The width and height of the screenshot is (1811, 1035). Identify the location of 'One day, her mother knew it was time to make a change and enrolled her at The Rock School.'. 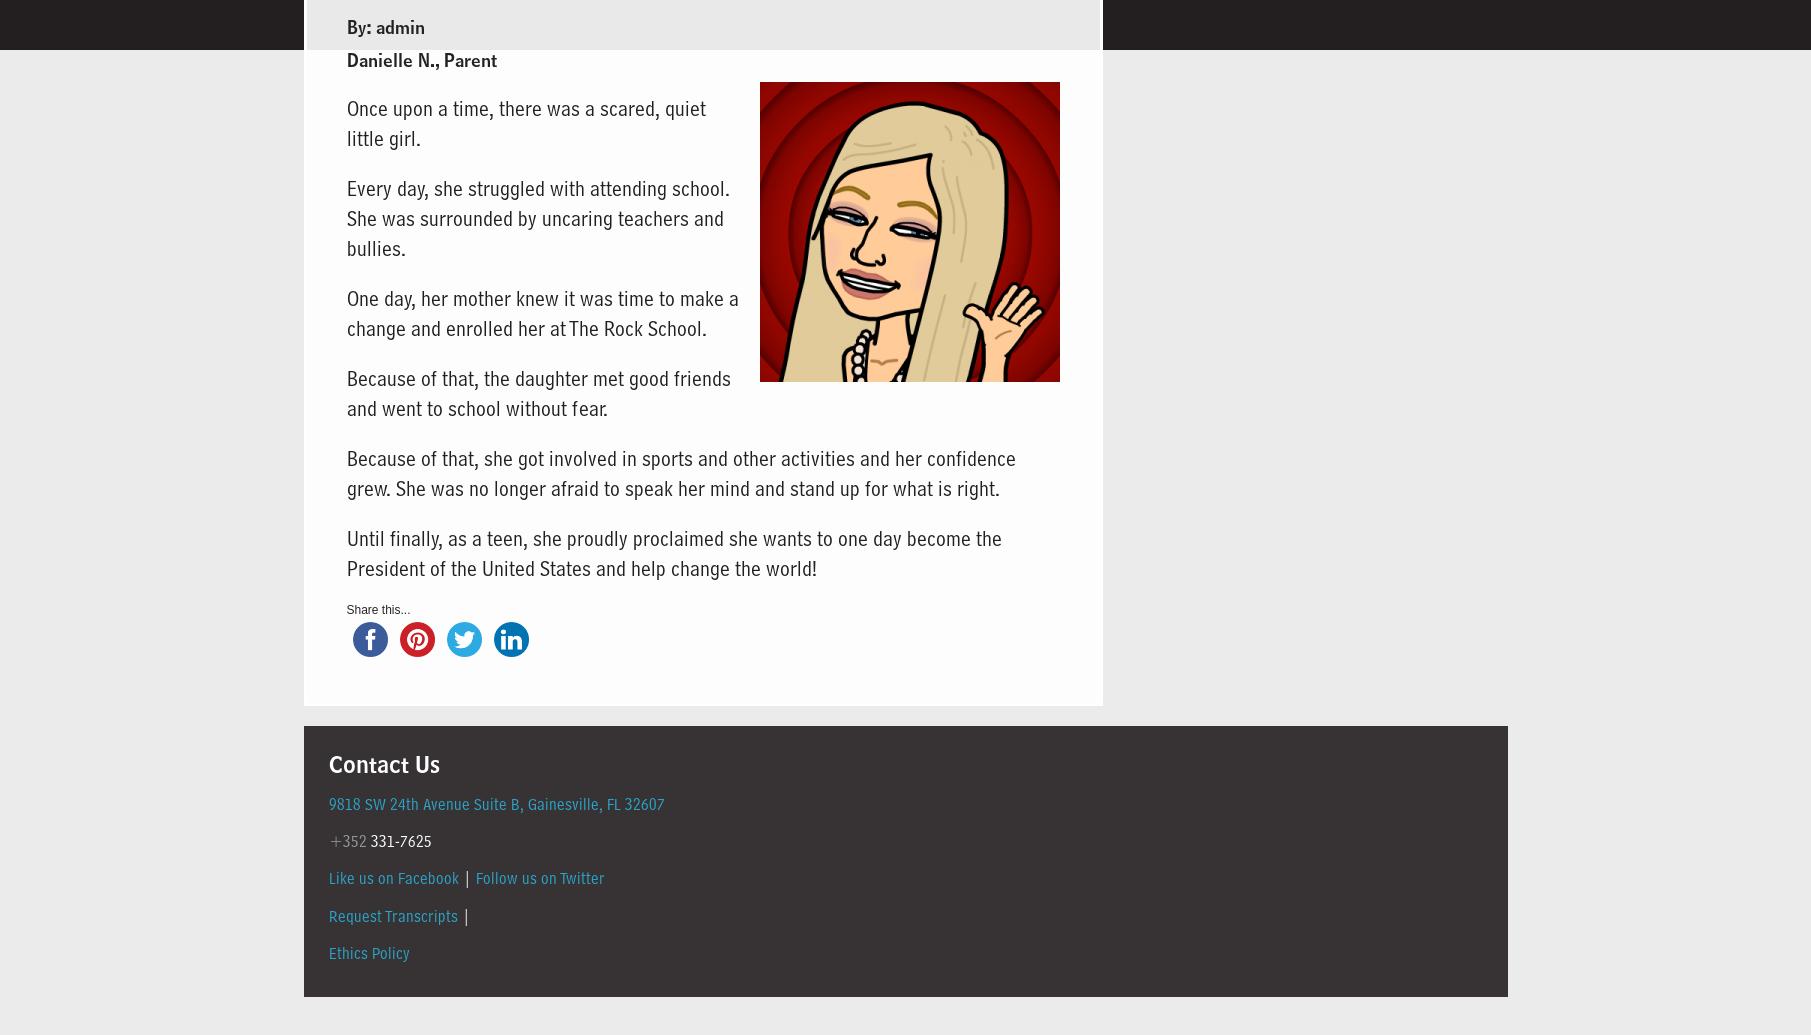
(541, 312).